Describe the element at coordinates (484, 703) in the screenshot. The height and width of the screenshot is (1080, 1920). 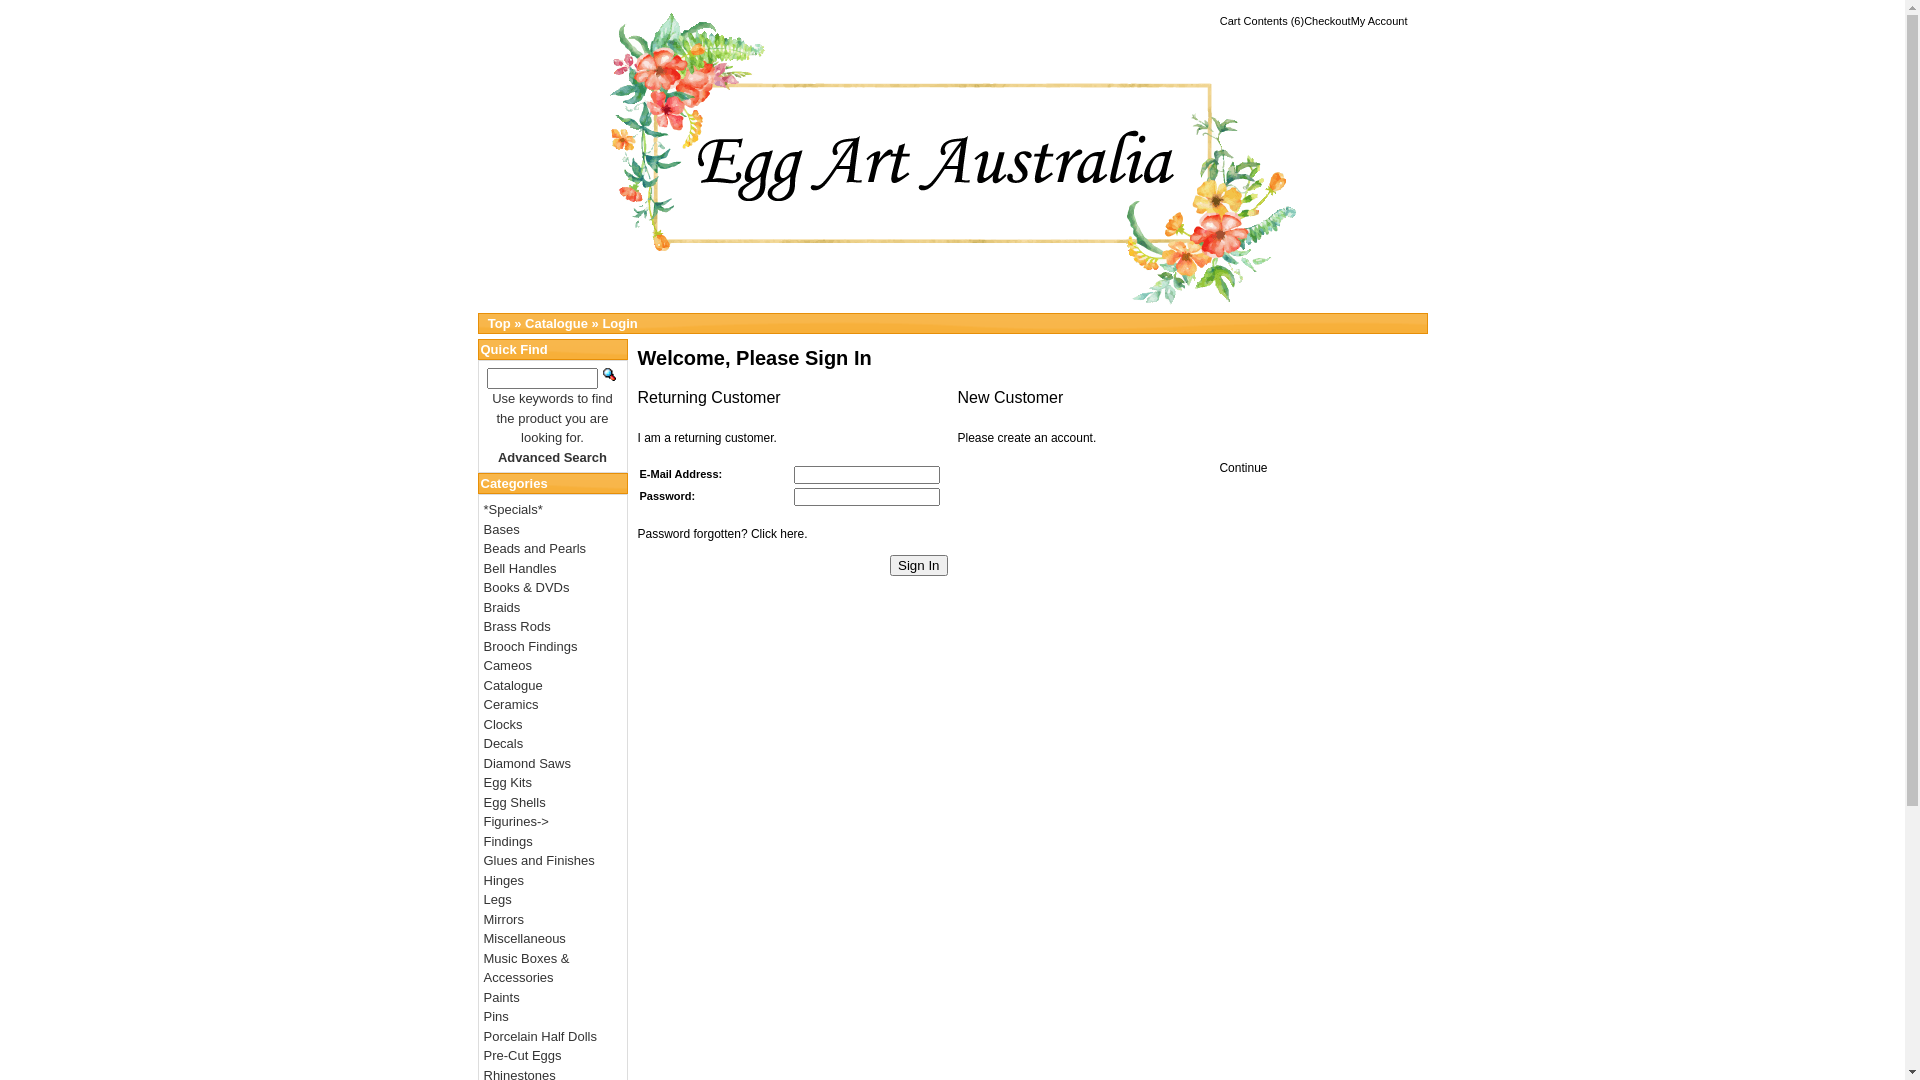
I see `'Ceramics'` at that location.